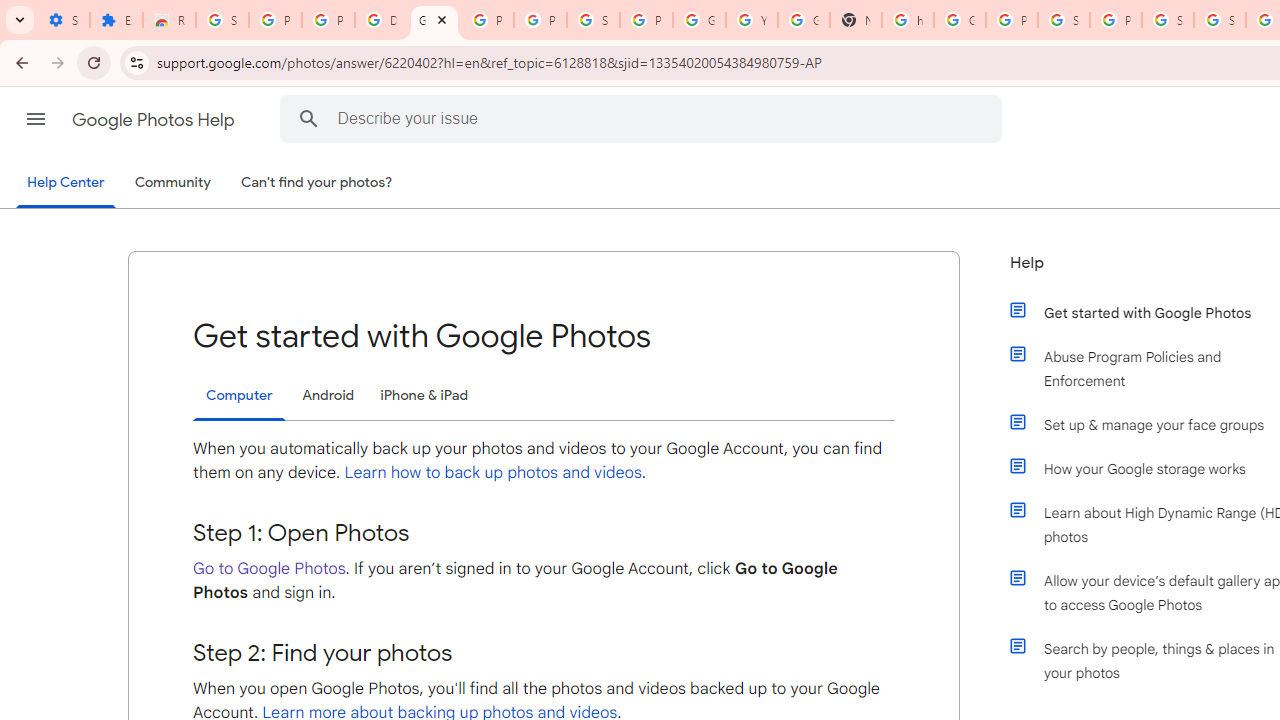 The height and width of the screenshot is (720, 1280). Describe the element at coordinates (493, 473) in the screenshot. I see `'Learn how to back up photos and videos'` at that location.